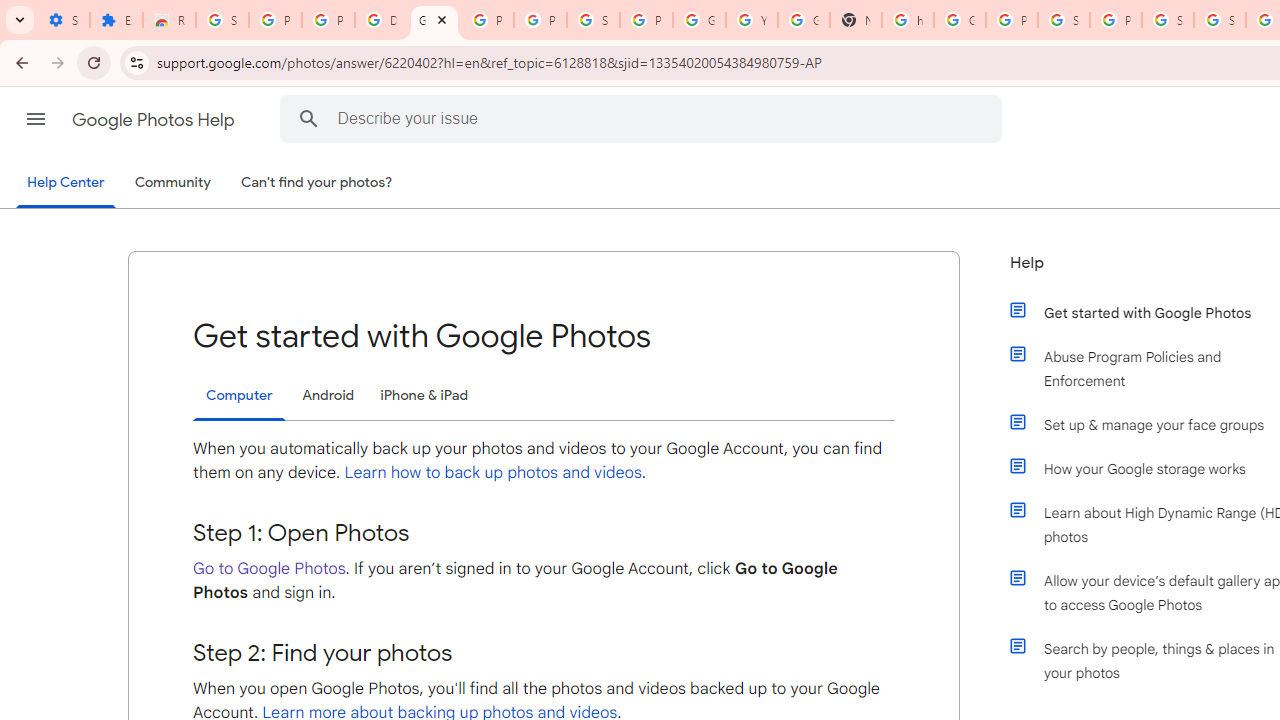 The height and width of the screenshot is (720, 1280). Describe the element at coordinates (493, 473) in the screenshot. I see `'Learn how to back up photos and videos'` at that location.